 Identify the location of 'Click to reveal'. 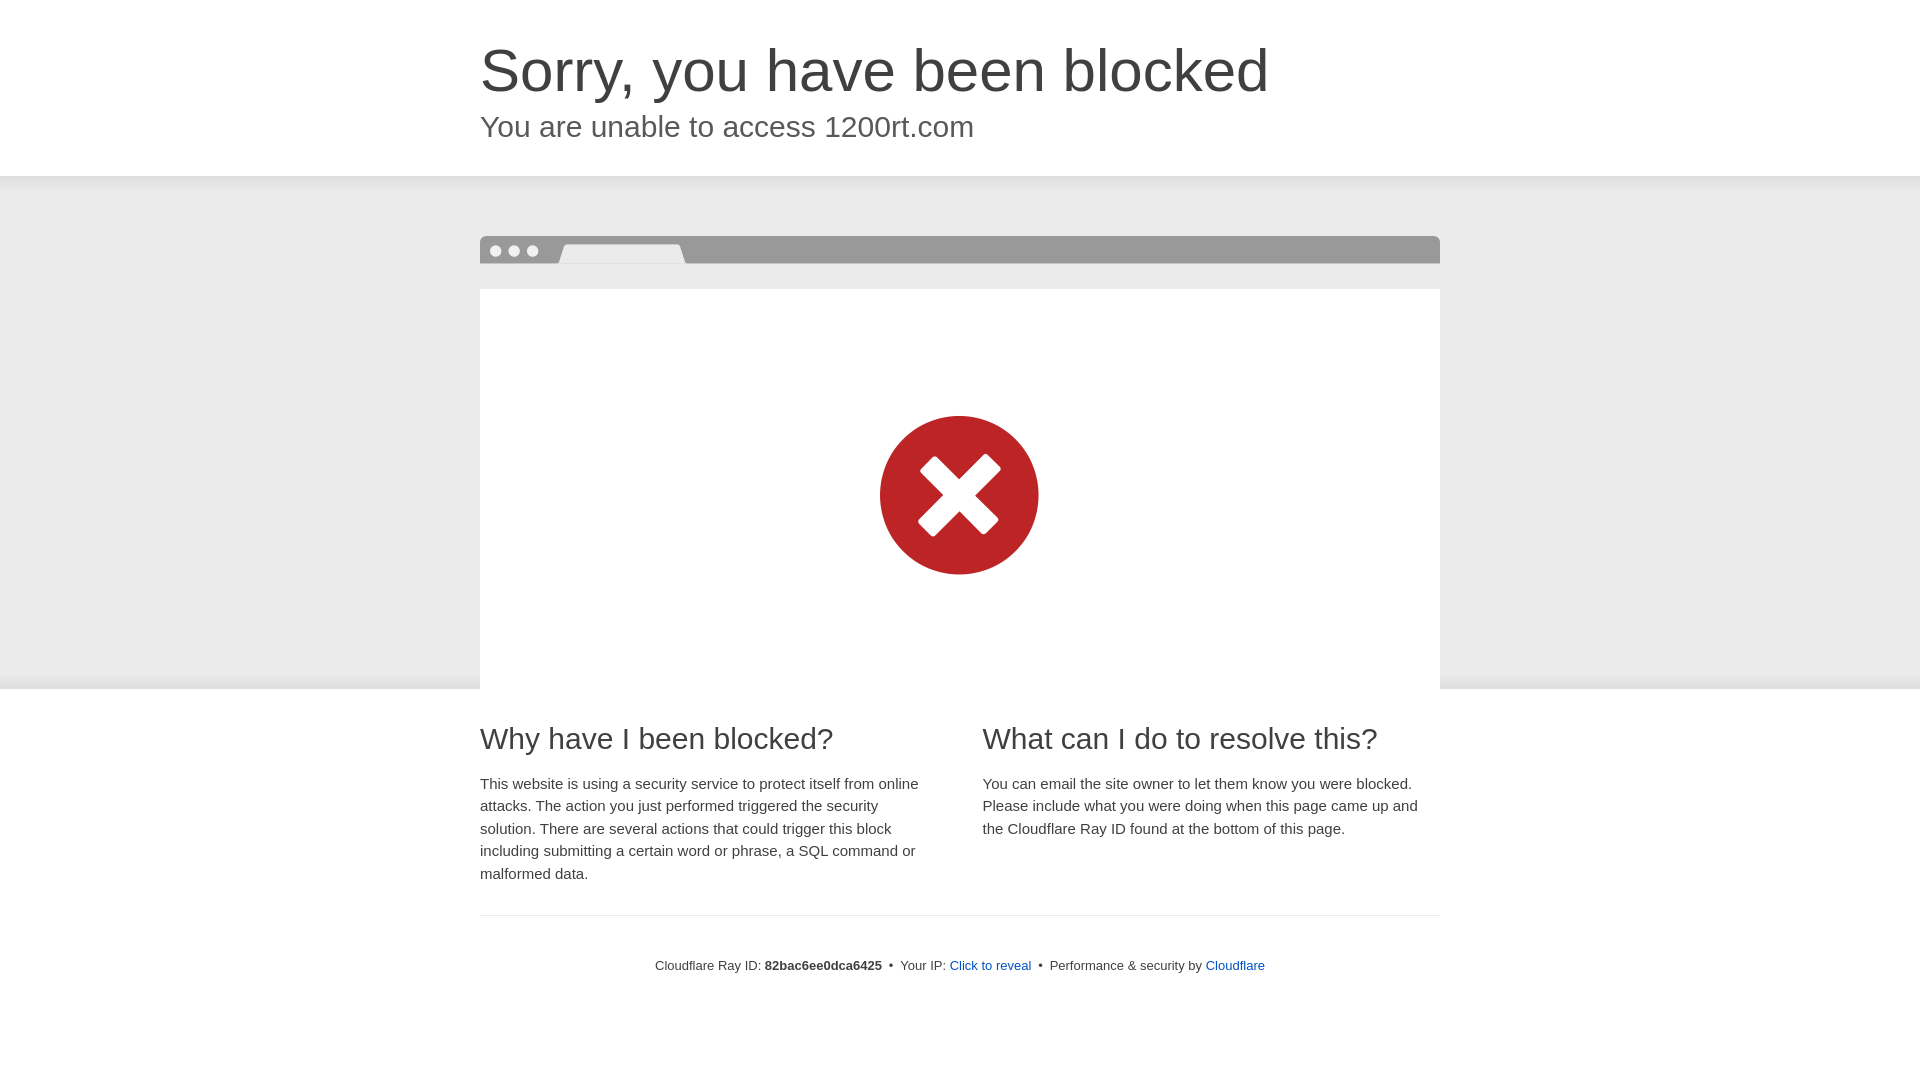
(990, 964).